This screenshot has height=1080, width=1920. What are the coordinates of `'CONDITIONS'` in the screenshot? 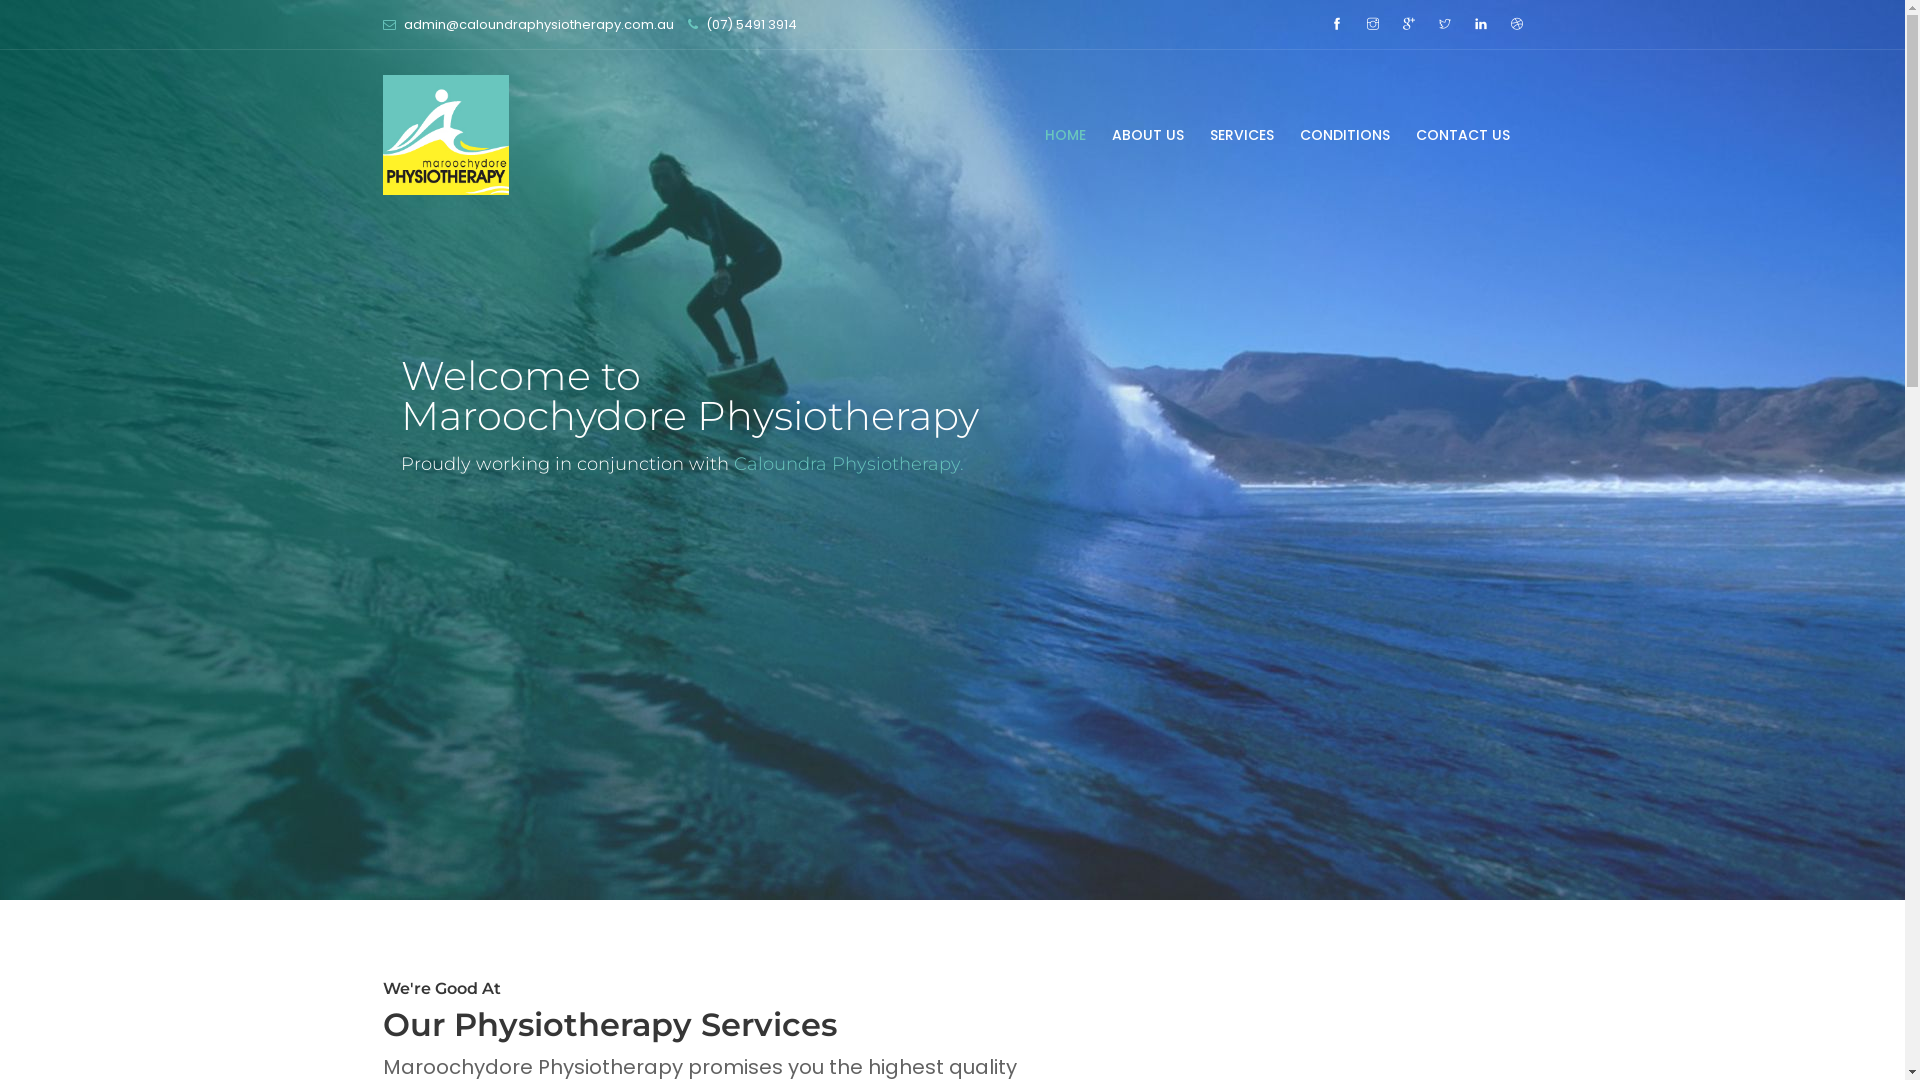 It's located at (1344, 135).